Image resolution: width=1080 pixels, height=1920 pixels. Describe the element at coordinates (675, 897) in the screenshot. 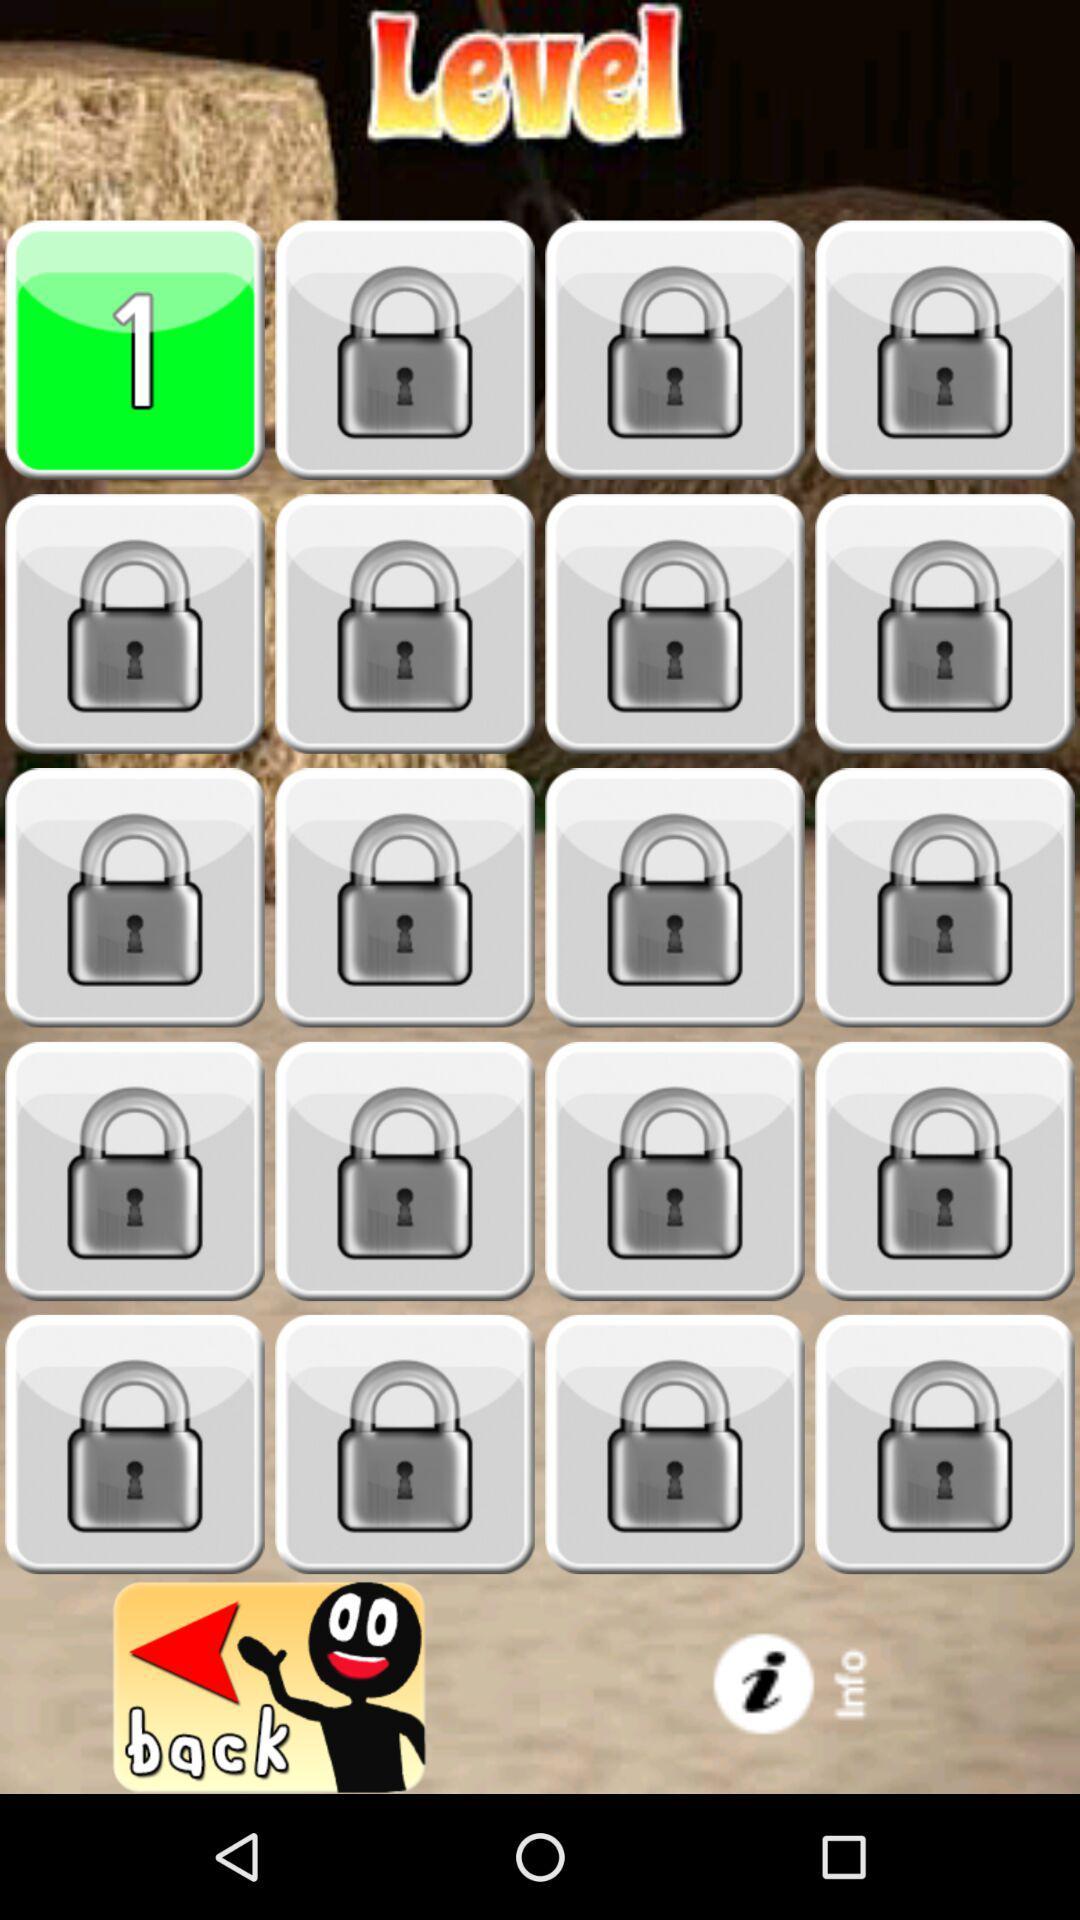

I see `locked game level` at that location.